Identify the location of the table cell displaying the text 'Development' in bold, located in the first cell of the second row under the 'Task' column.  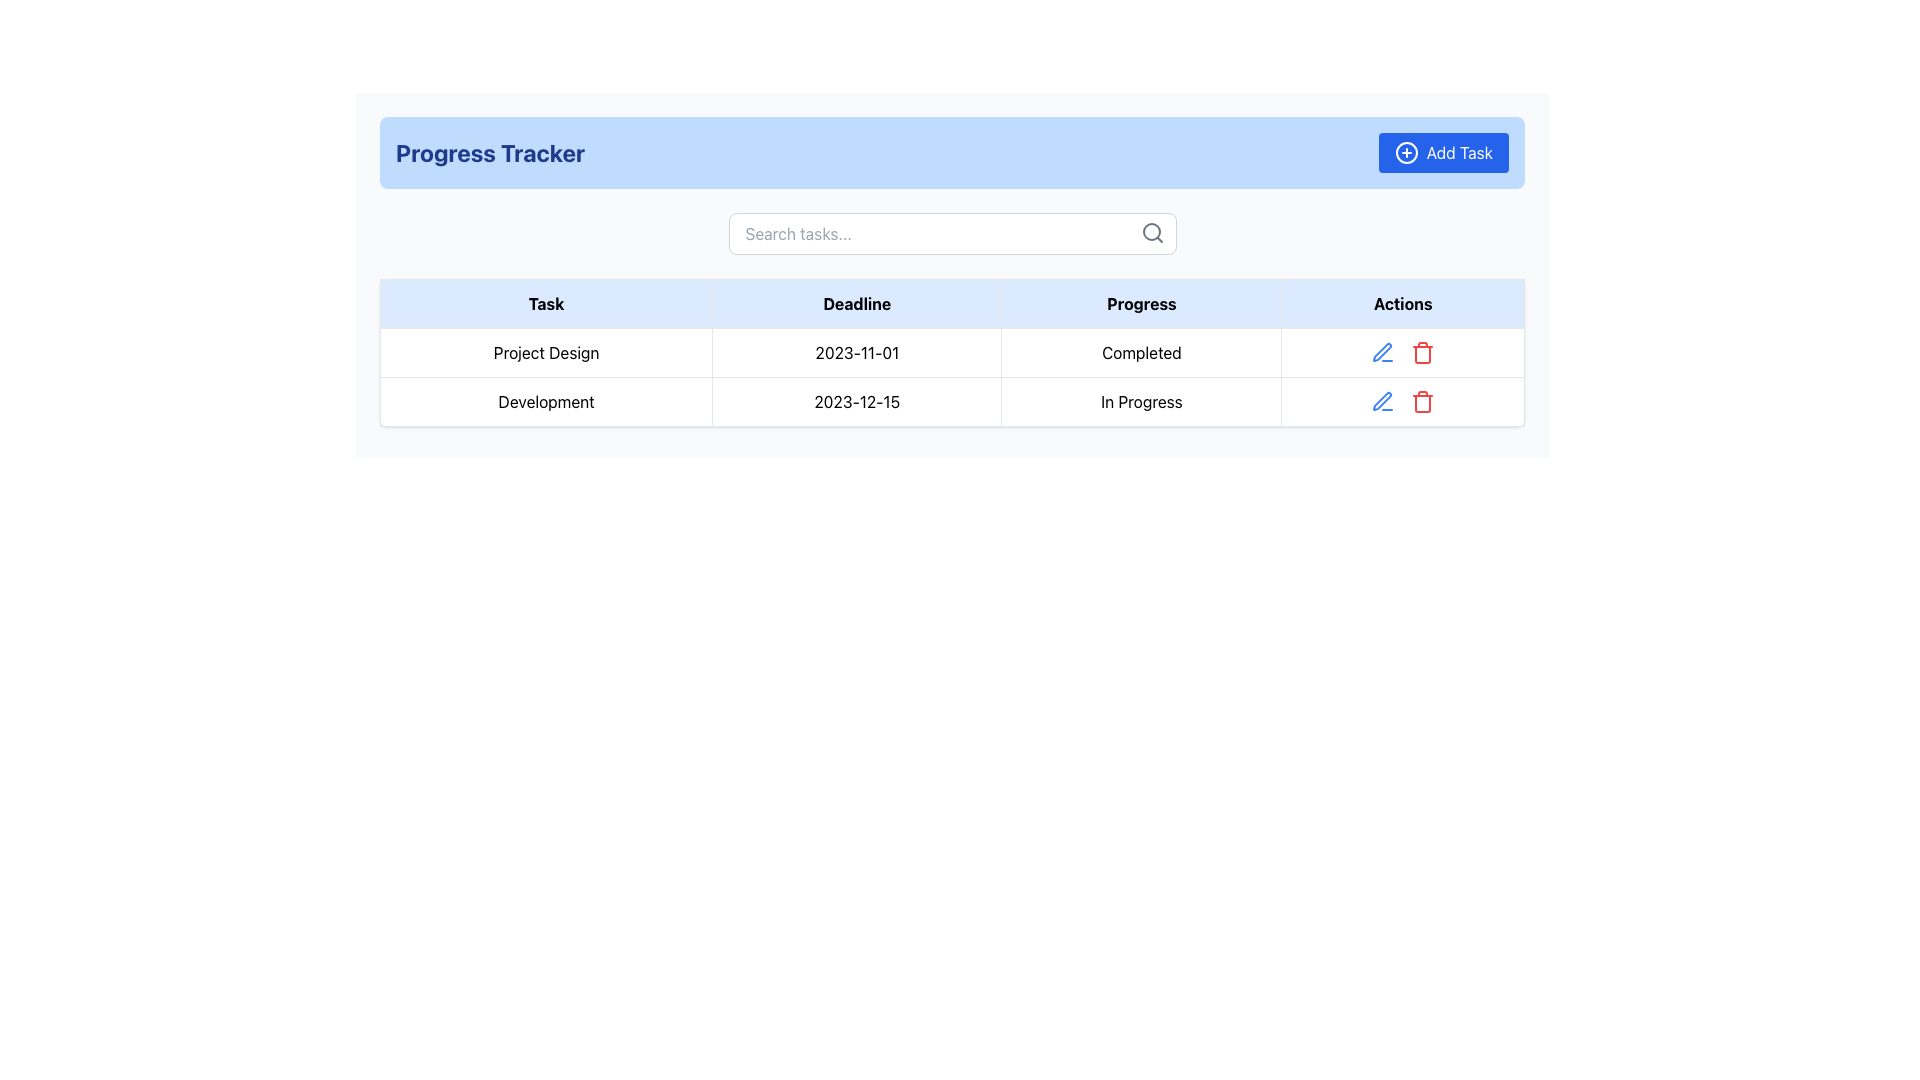
(546, 401).